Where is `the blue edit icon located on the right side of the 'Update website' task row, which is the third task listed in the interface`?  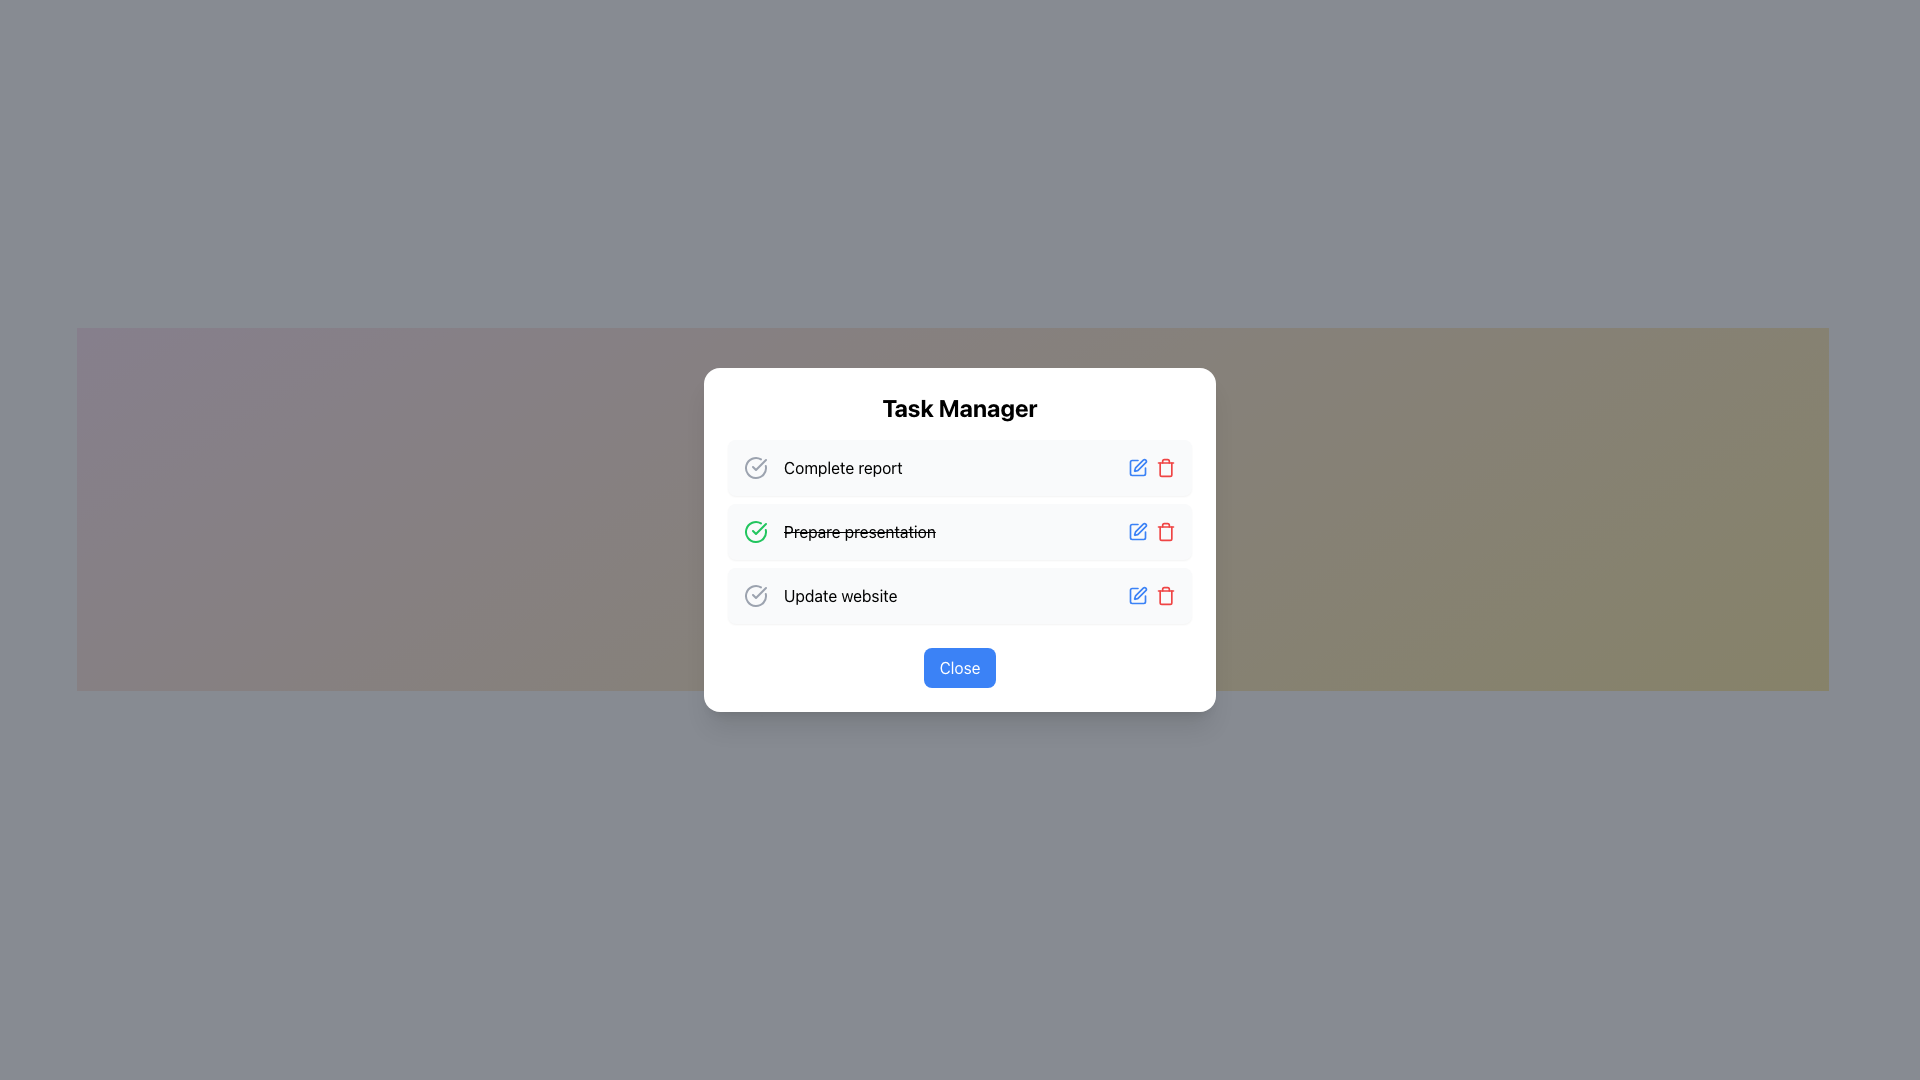 the blue edit icon located on the right side of the 'Update website' task row, which is the third task listed in the interface is located at coordinates (1152, 595).